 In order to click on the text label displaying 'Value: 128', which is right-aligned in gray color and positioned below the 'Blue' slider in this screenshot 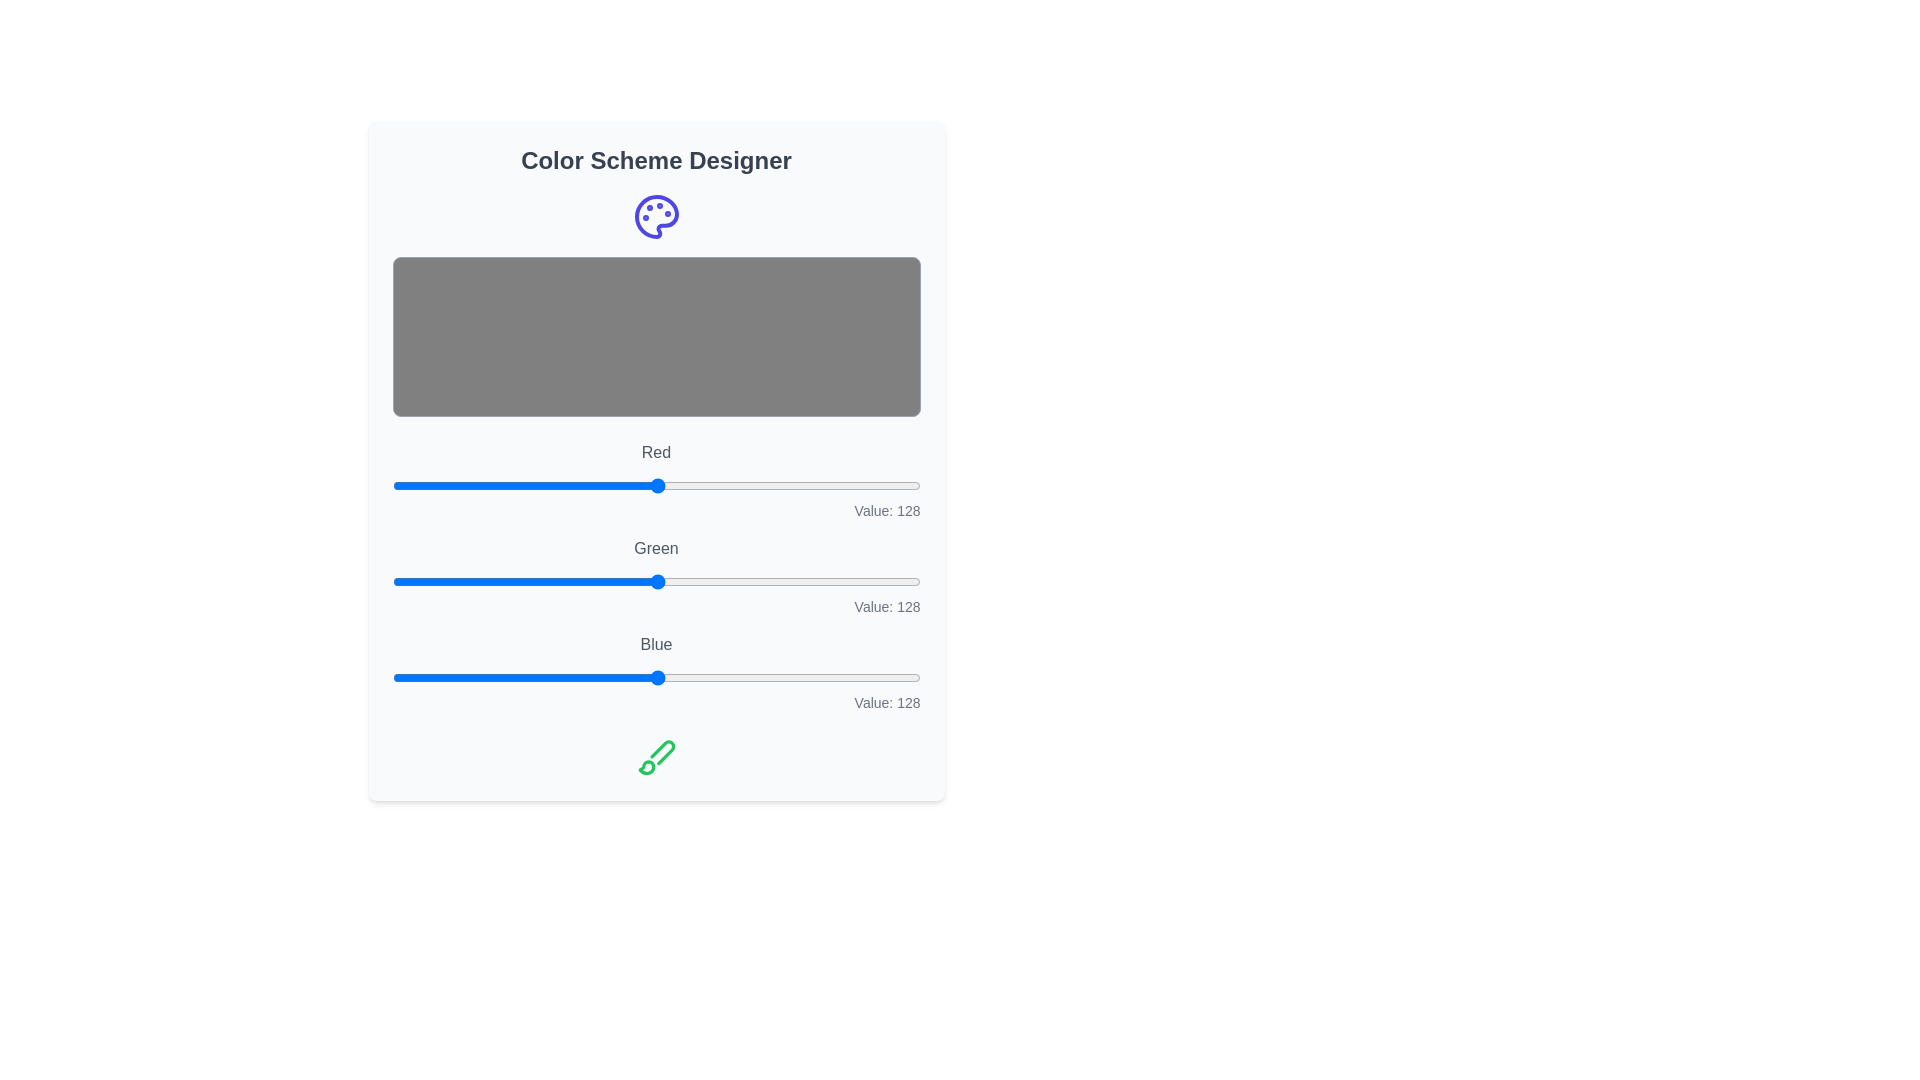, I will do `click(656, 701)`.